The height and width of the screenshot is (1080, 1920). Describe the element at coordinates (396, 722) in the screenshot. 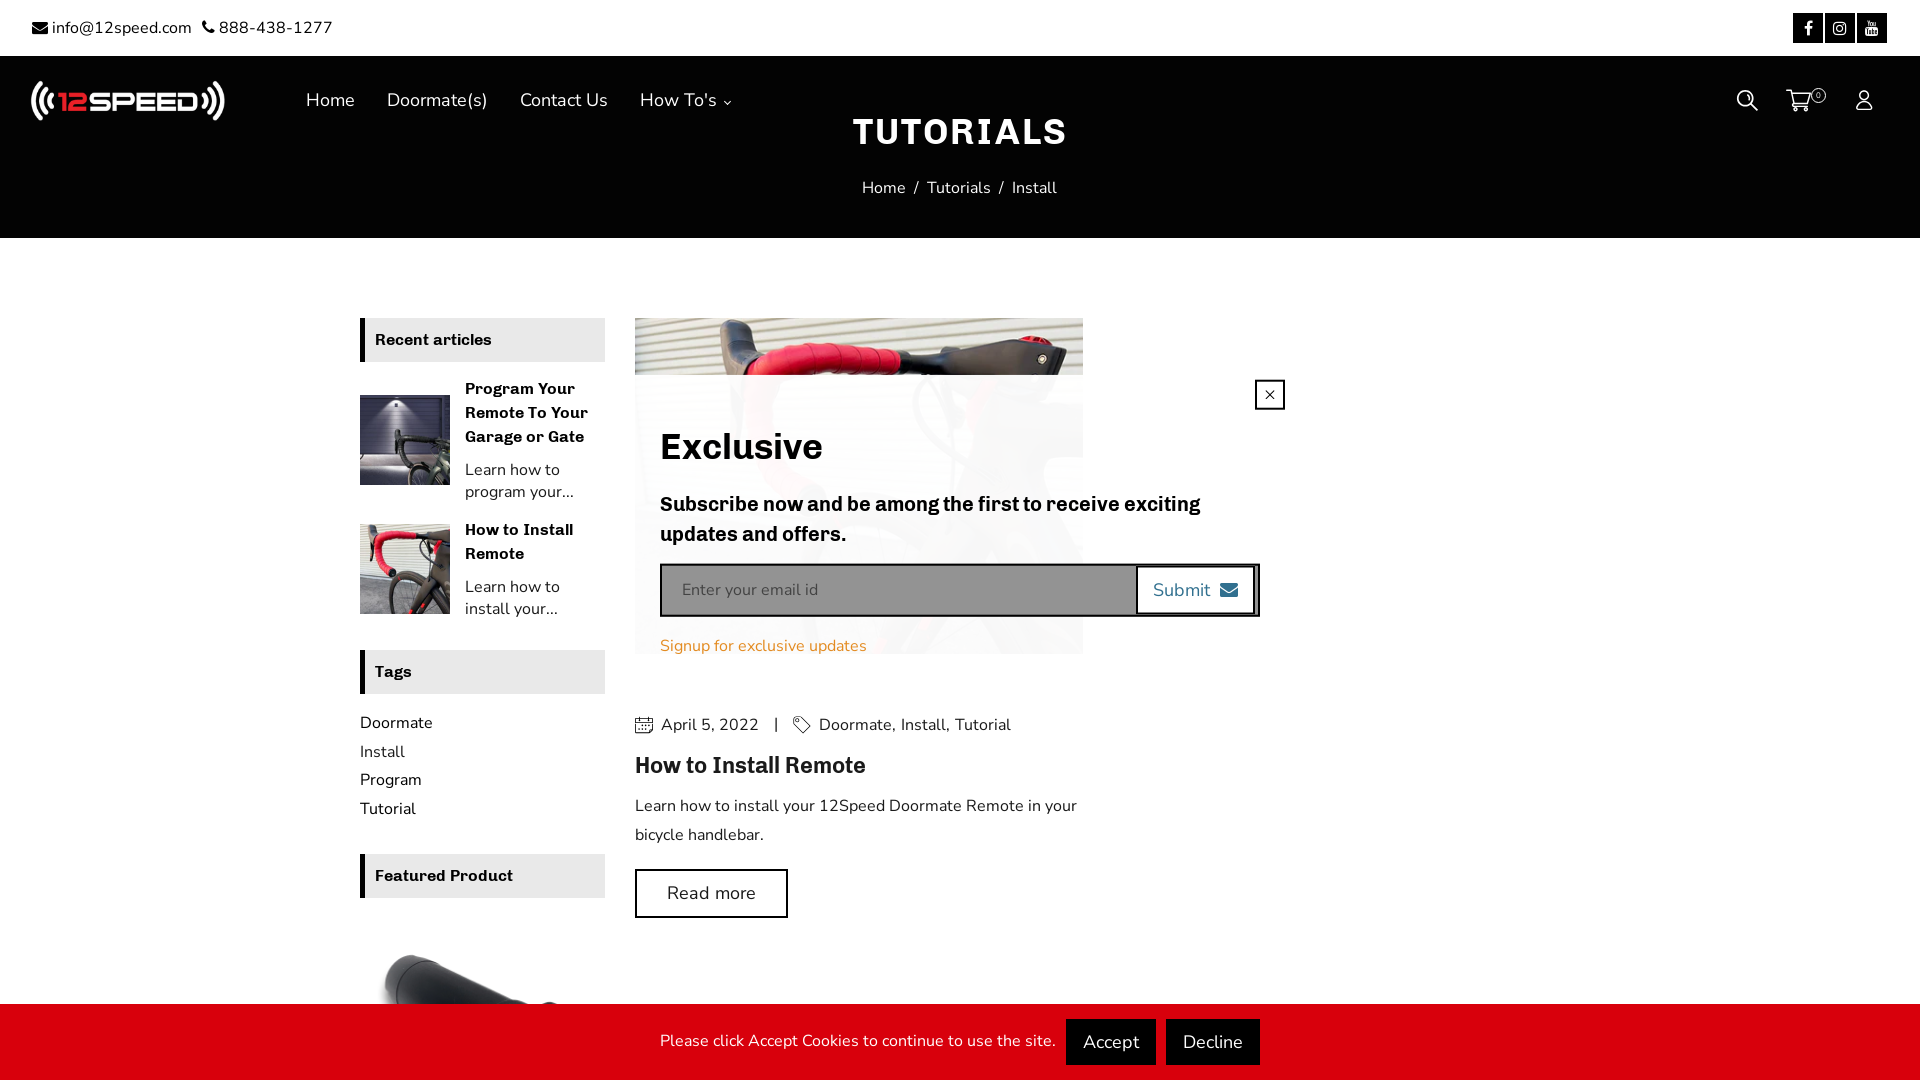

I see `'Doormate'` at that location.